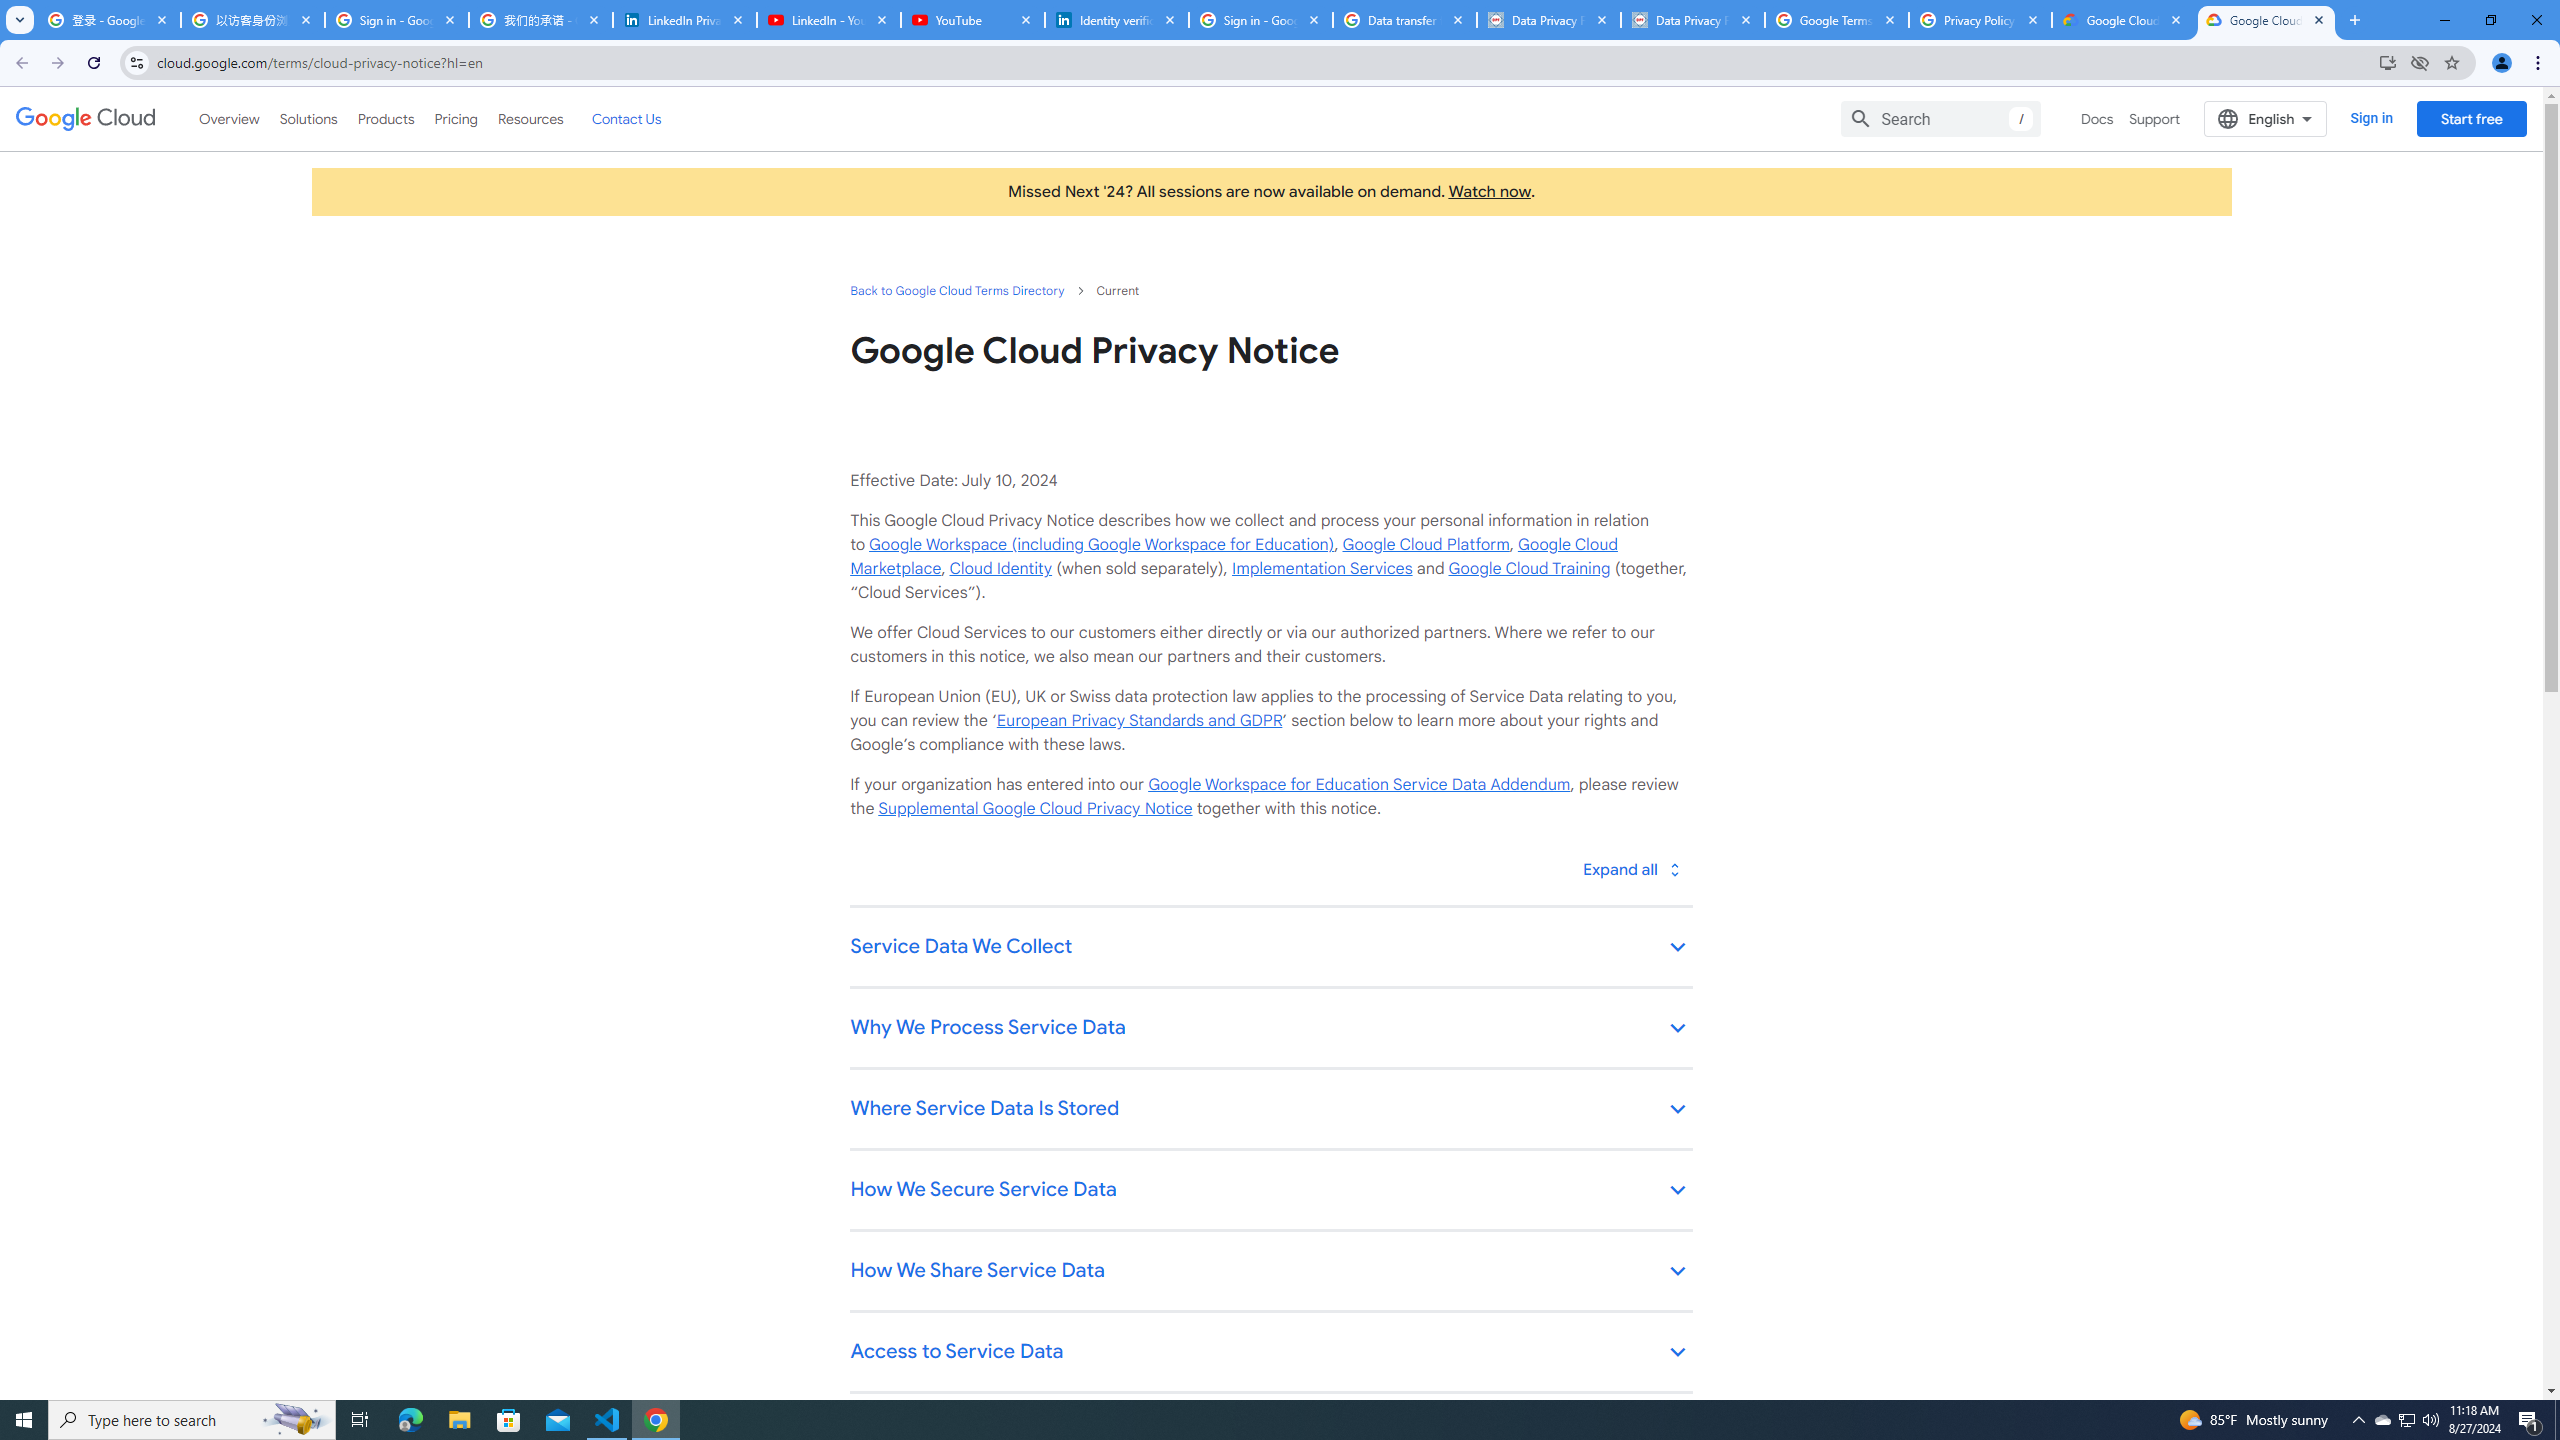  What do you see at coordinates (2155, 118) in the screenshot?
I see `'Support'` at bounding box center [2155, 118].